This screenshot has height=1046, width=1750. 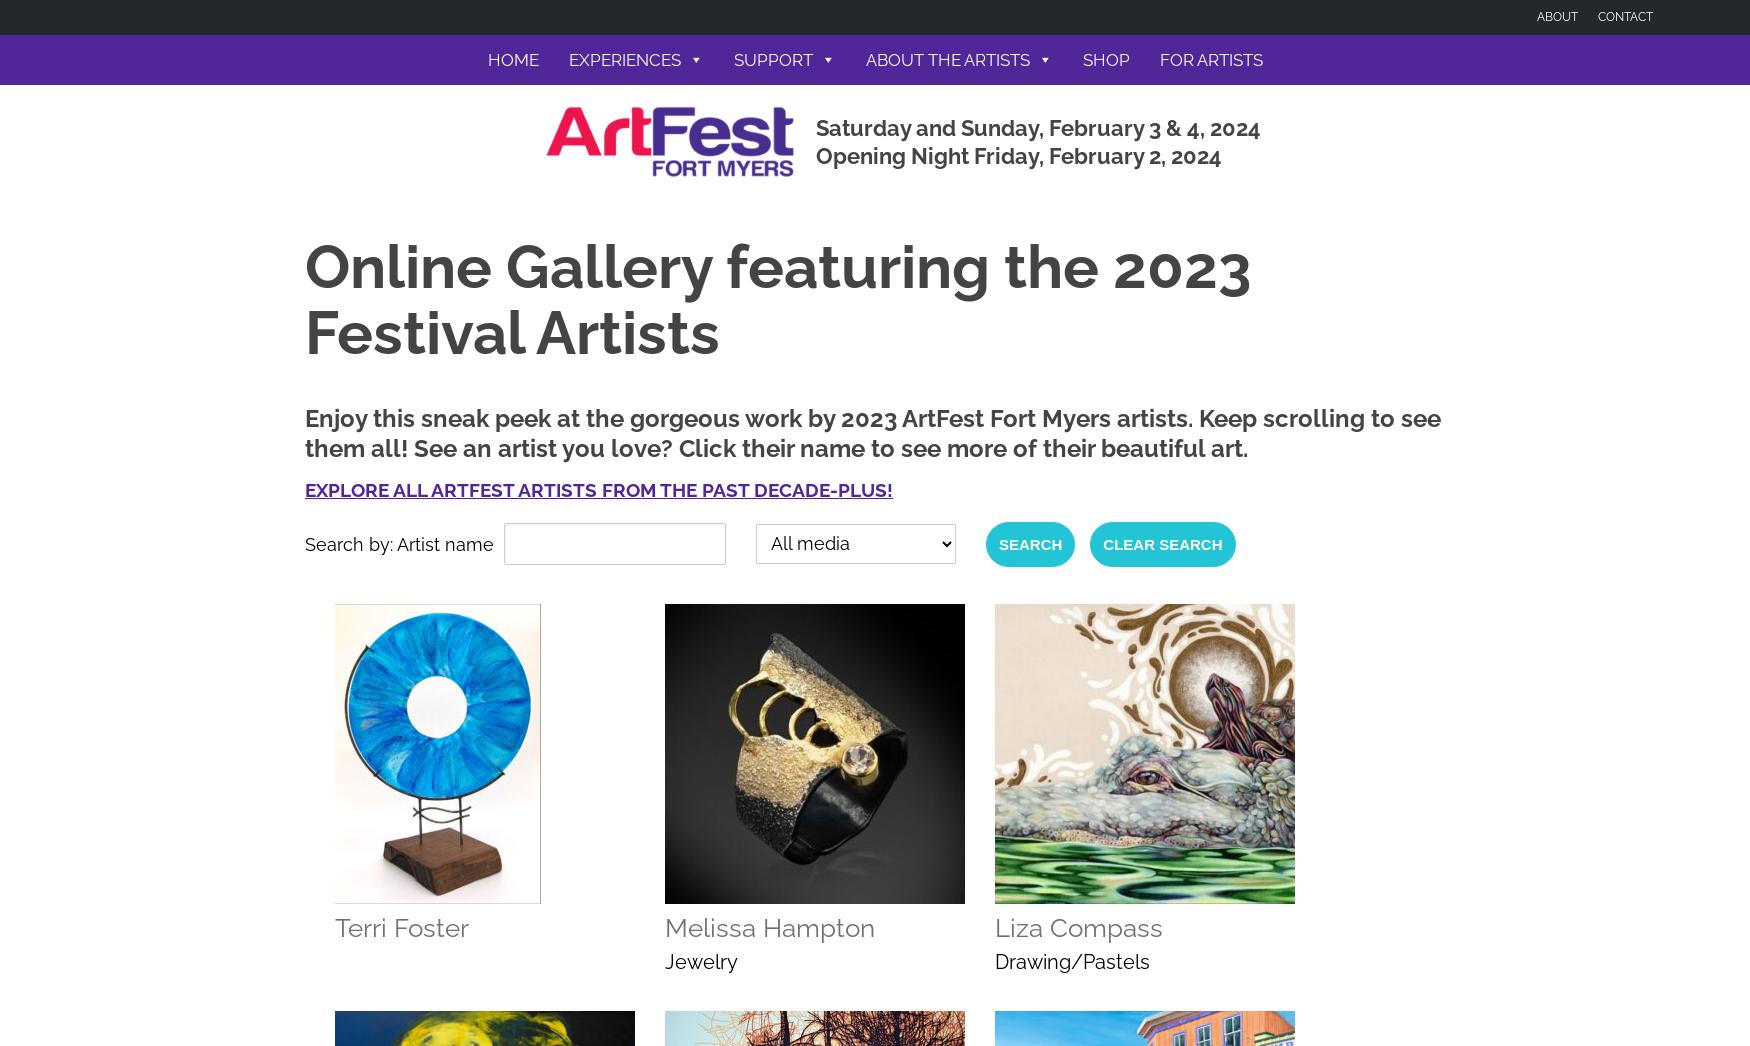 I want to click on 'Experiences', so click(x=624, y=60).